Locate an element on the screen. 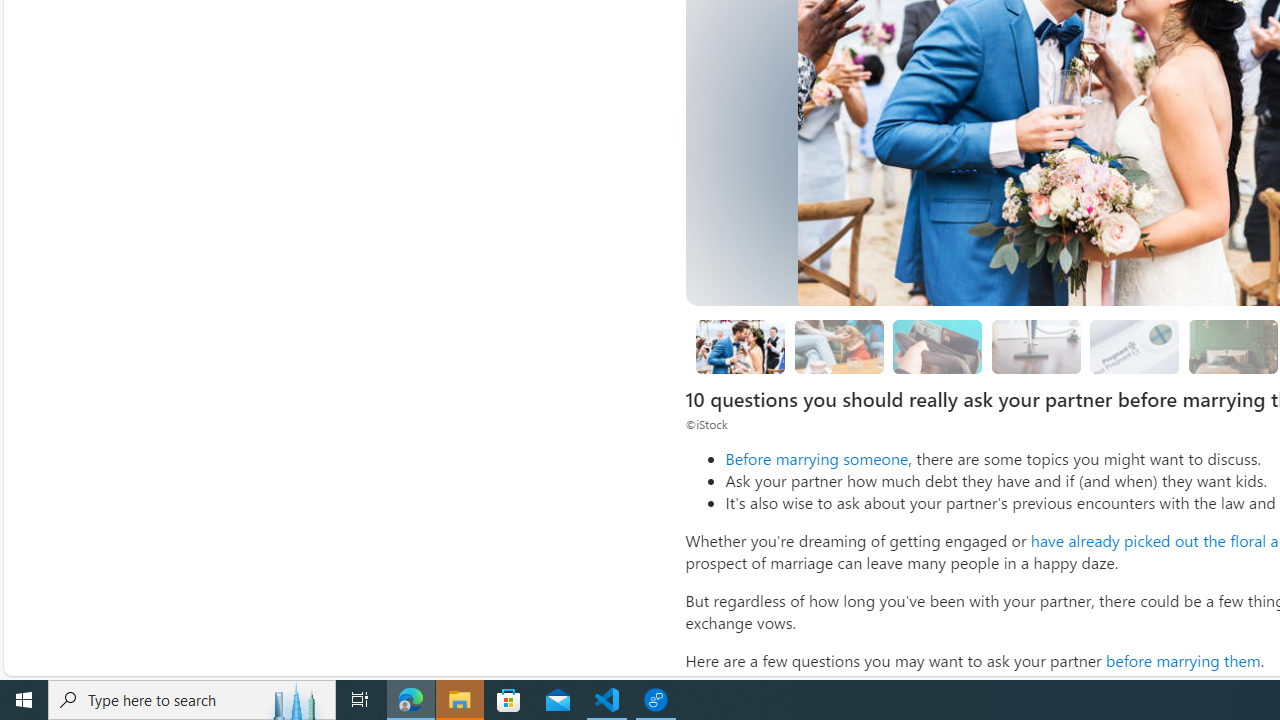 The height and width of the screenshot is (720, 1280). 'What kind of debt do you have?' is located at coordinates (936, 346).